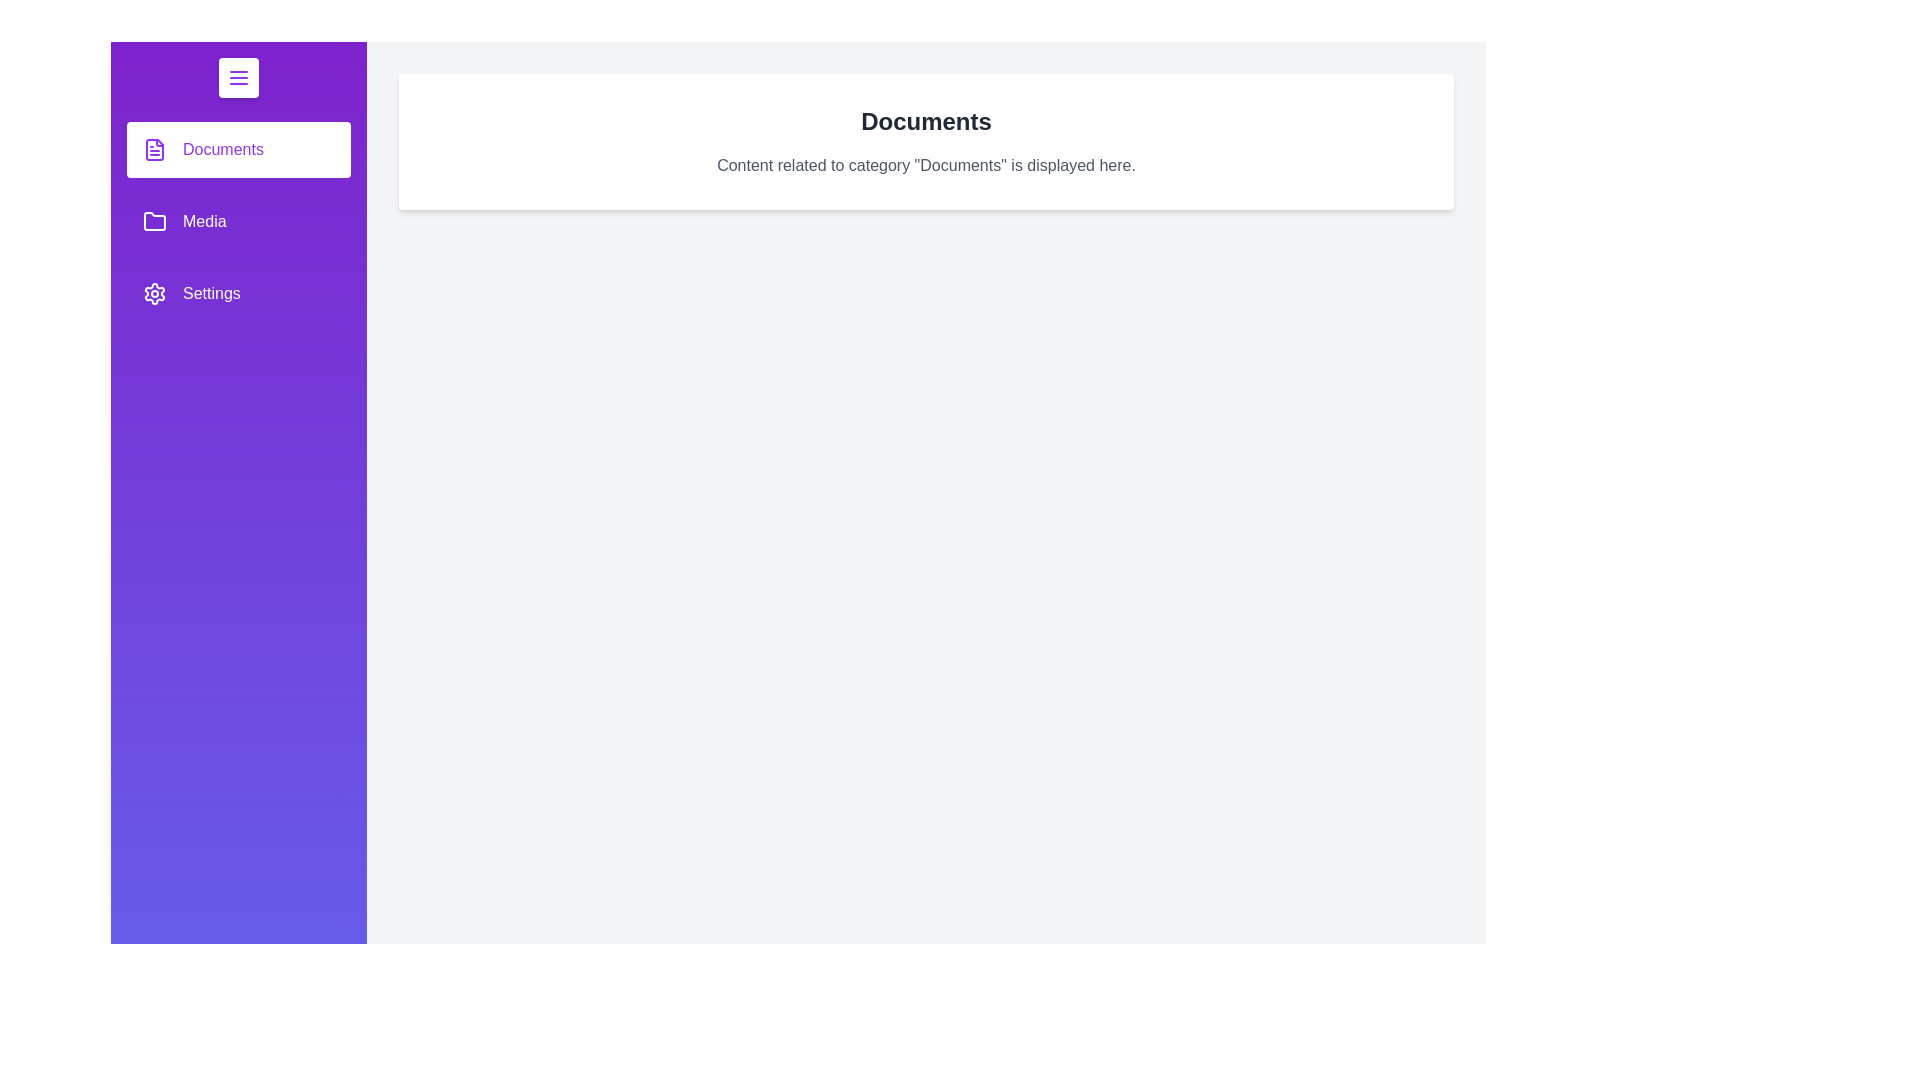  Describe the element at coordinates (239, 293) in the screenshot. I see `the category Settings from the list` at that location.